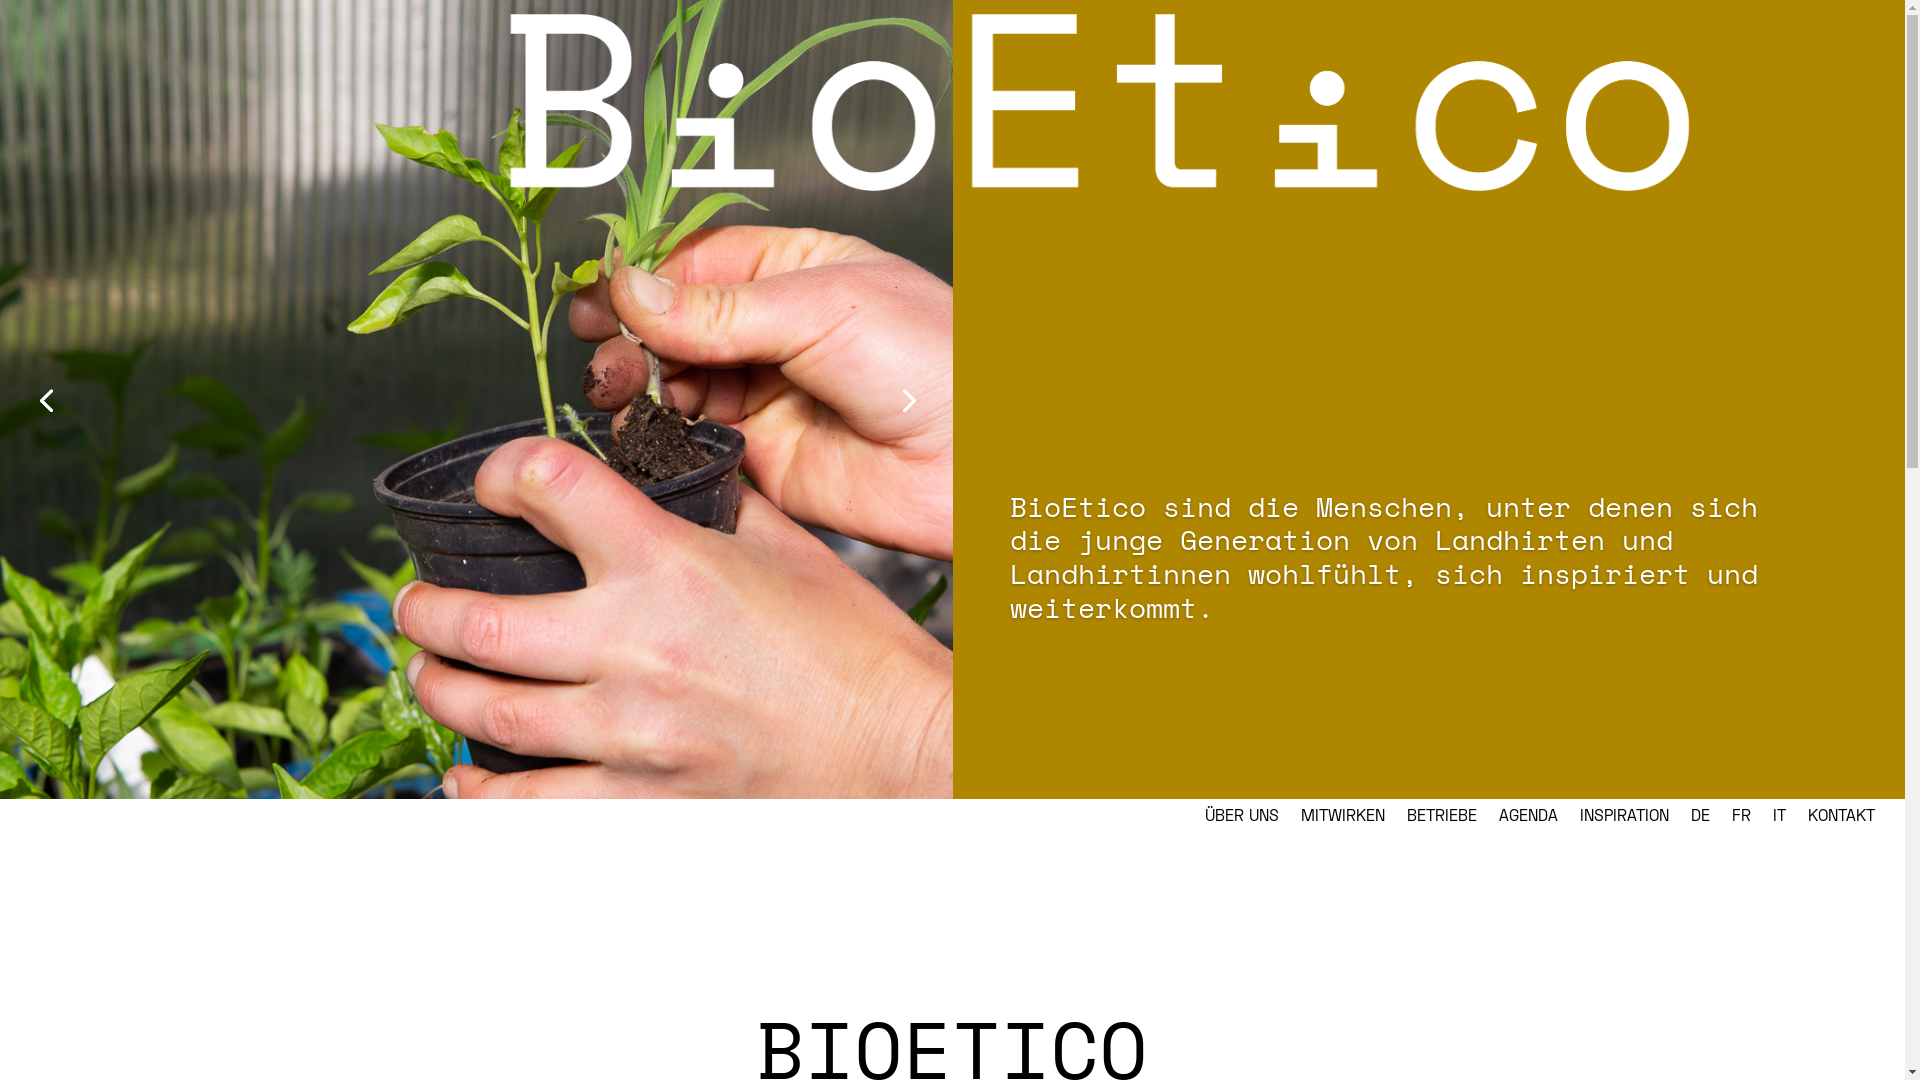 The image size is (1920, 1080). What do you see at coordinates (1740, 818) in the screenshot?
I see `'FR'` at bounding box center [1740, 818].